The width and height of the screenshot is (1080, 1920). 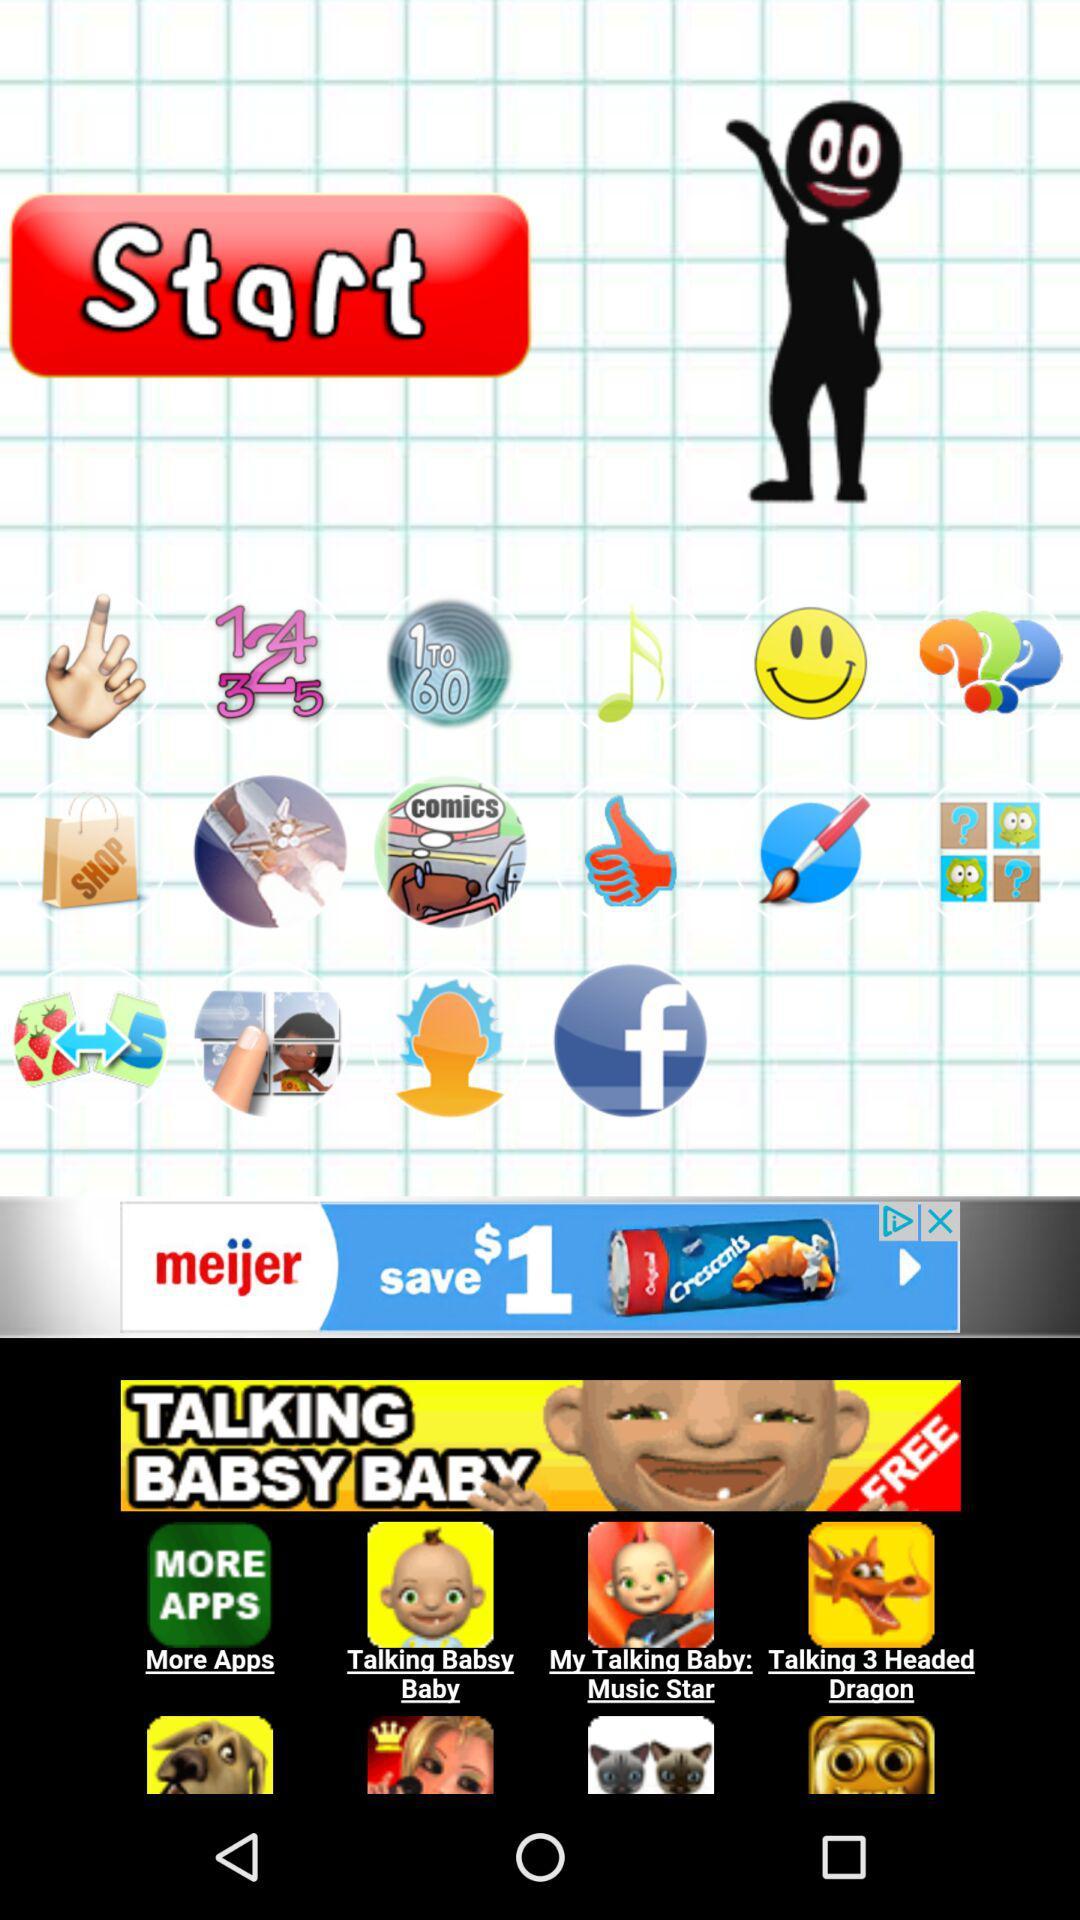 What do you see at coordinates (450, 1113) in the screenshot?
I see `the weather icon` at bounding box center [450, 1113].